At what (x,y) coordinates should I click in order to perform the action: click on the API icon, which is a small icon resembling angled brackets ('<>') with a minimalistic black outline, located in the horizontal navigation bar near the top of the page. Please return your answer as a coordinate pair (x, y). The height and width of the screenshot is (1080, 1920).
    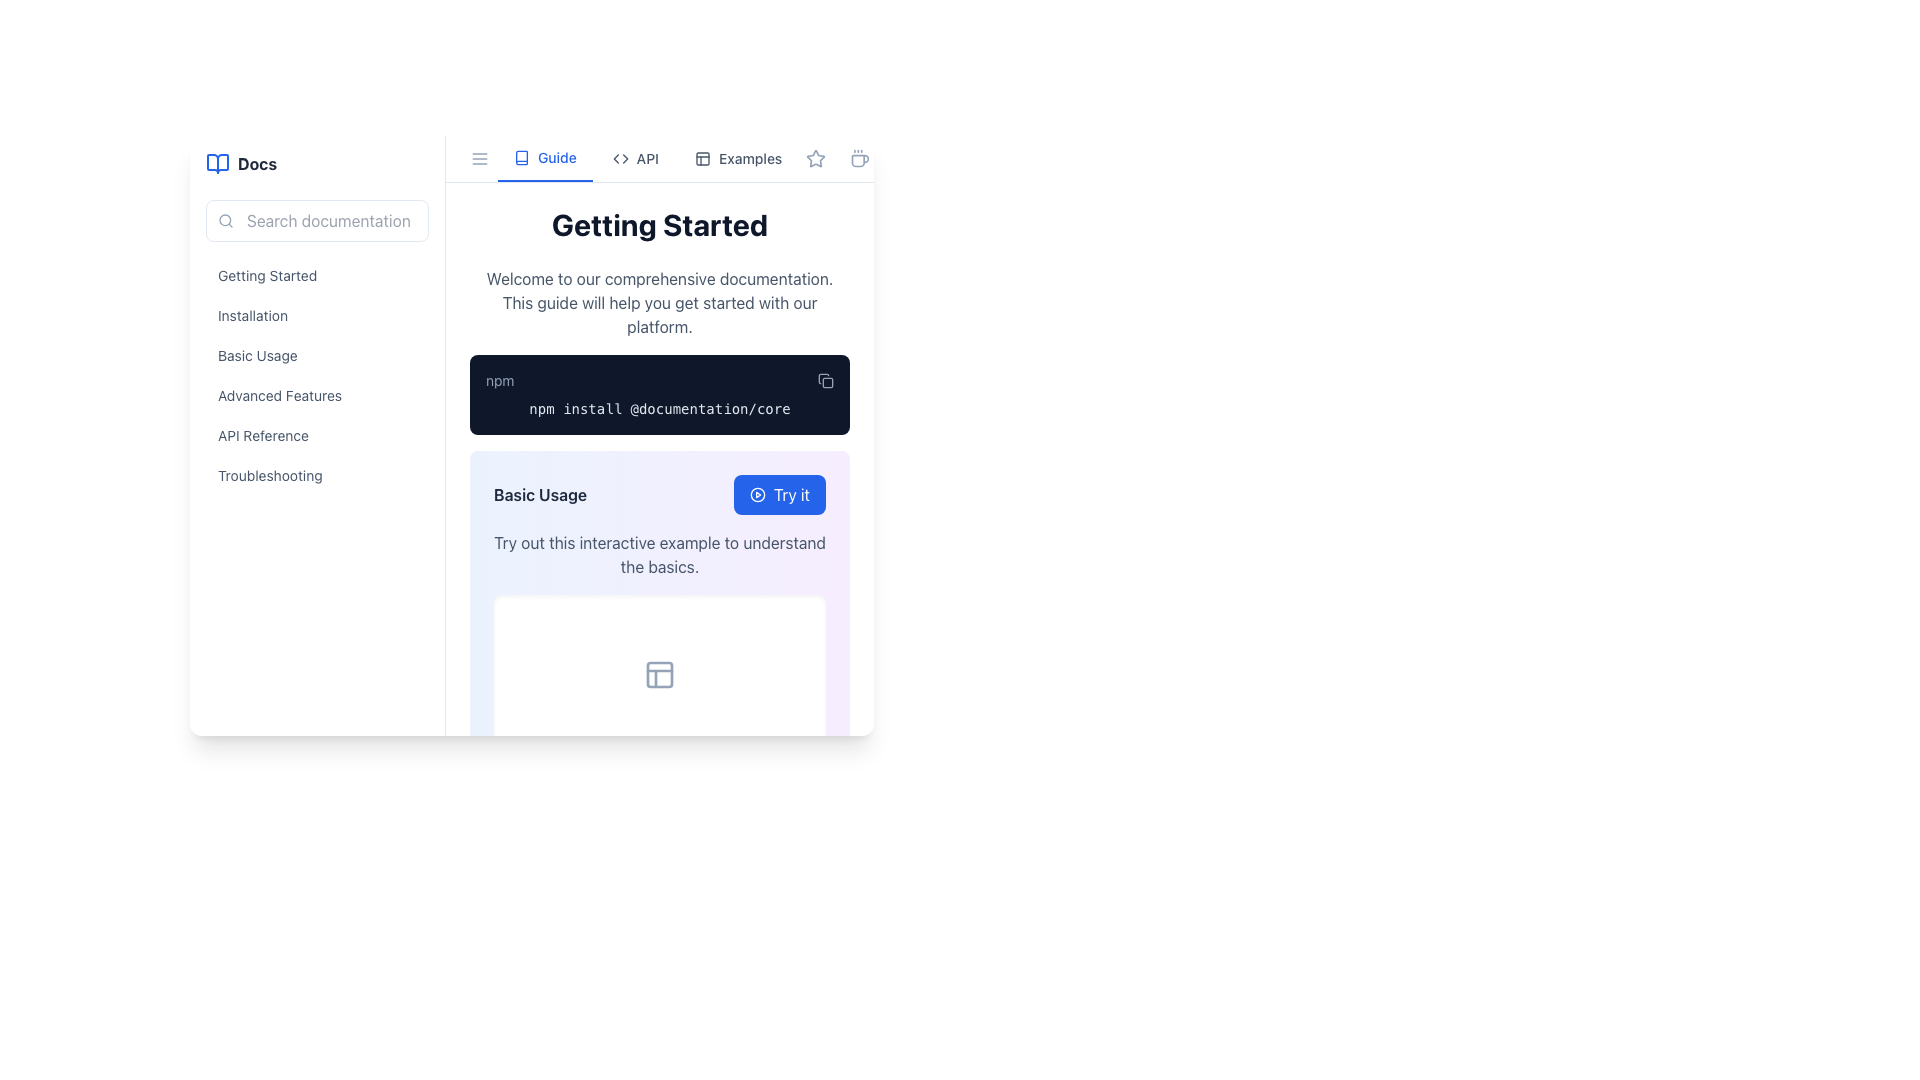
    Looking at the image, I should click on (619, 157).